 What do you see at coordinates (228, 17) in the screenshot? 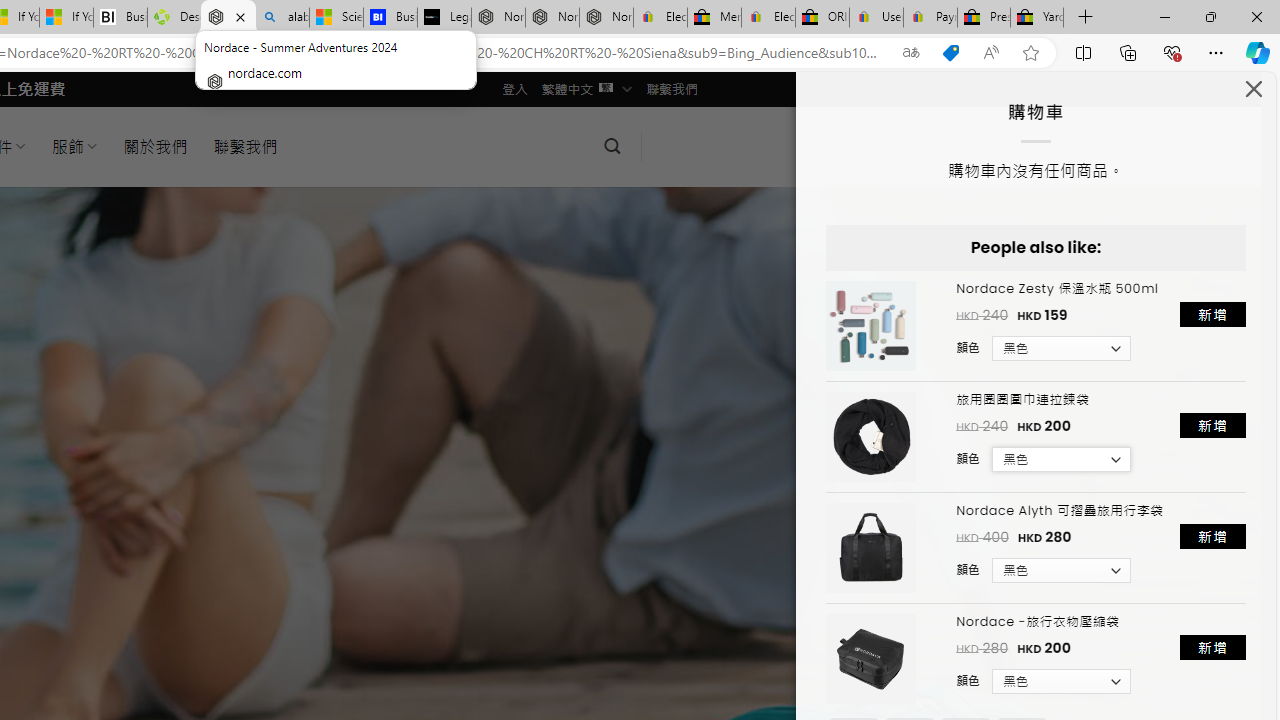
I see `'Nordace - Summer Adventures 2024'` at bounding box center [228, 17].